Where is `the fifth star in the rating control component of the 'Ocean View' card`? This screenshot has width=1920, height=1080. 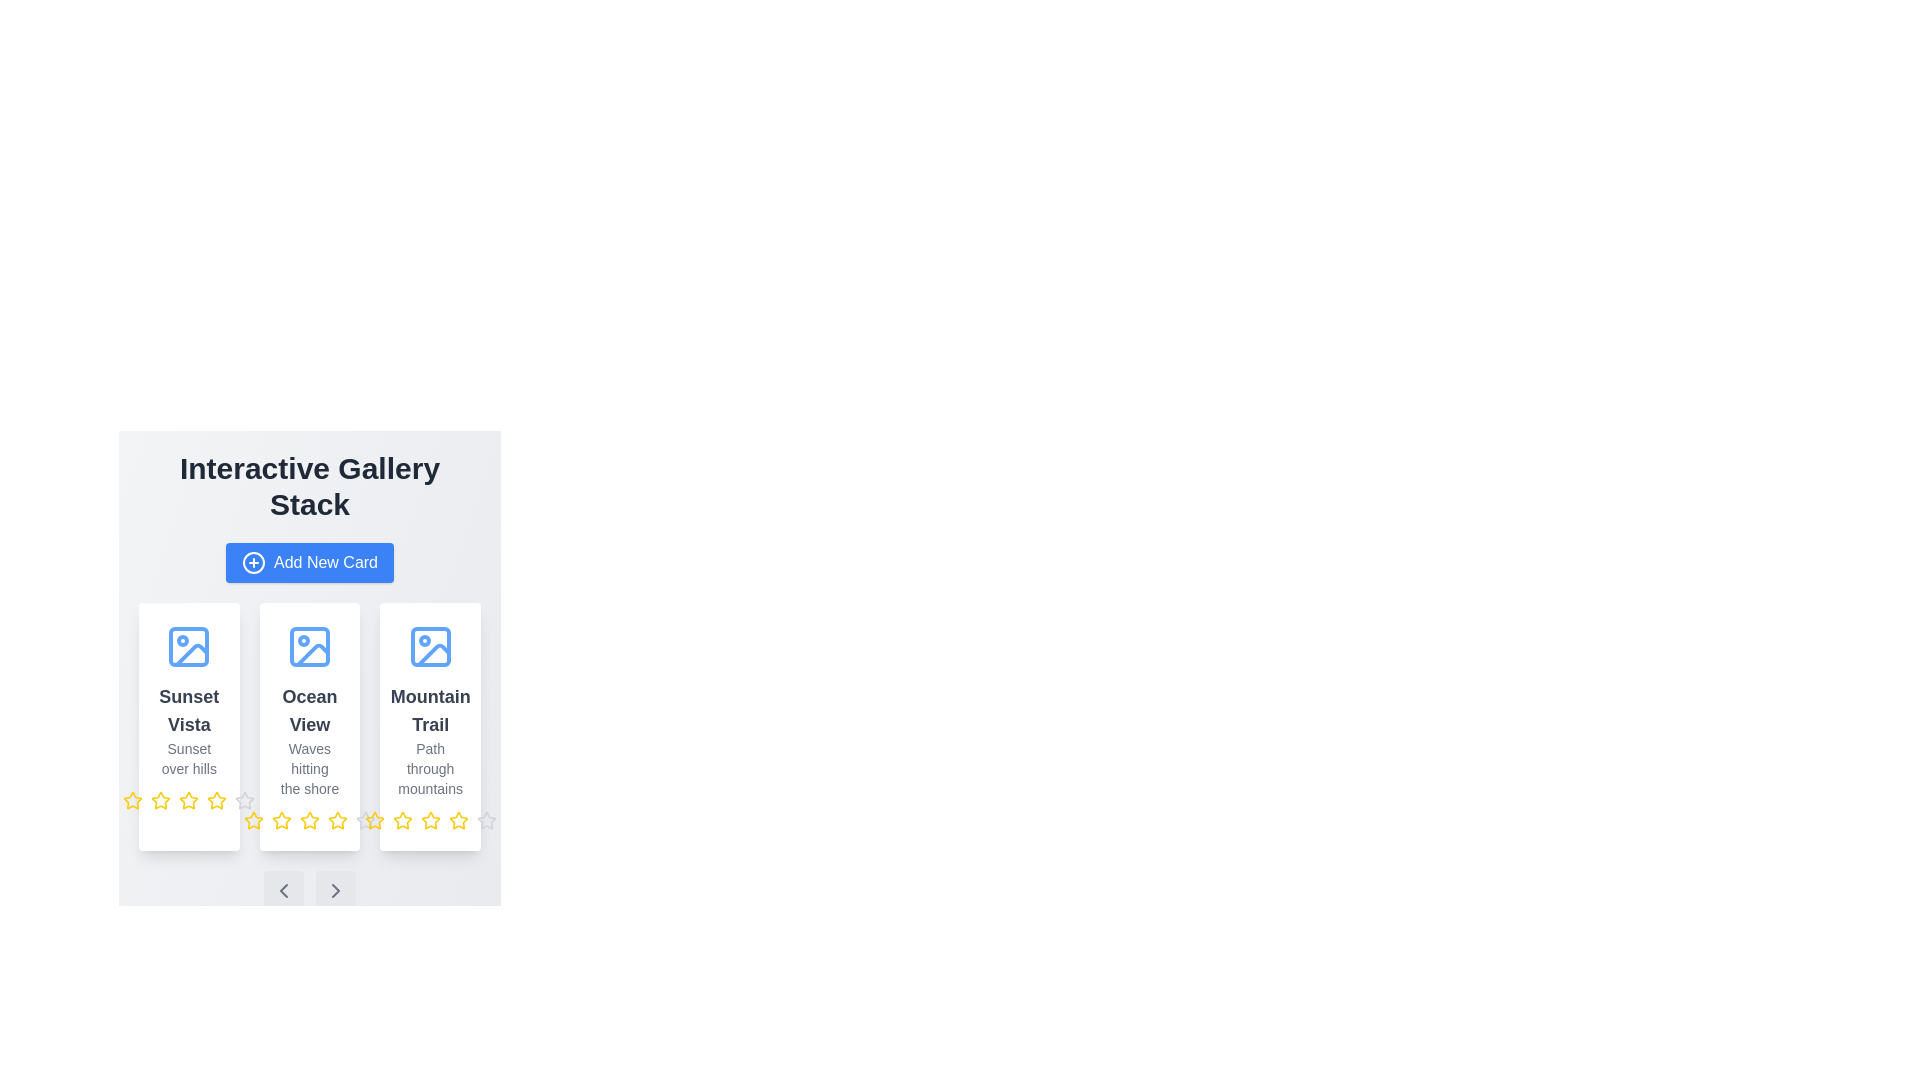
the fifth star in the rating control component of the 'Ocean View' card is located at coordinates (244, 800).